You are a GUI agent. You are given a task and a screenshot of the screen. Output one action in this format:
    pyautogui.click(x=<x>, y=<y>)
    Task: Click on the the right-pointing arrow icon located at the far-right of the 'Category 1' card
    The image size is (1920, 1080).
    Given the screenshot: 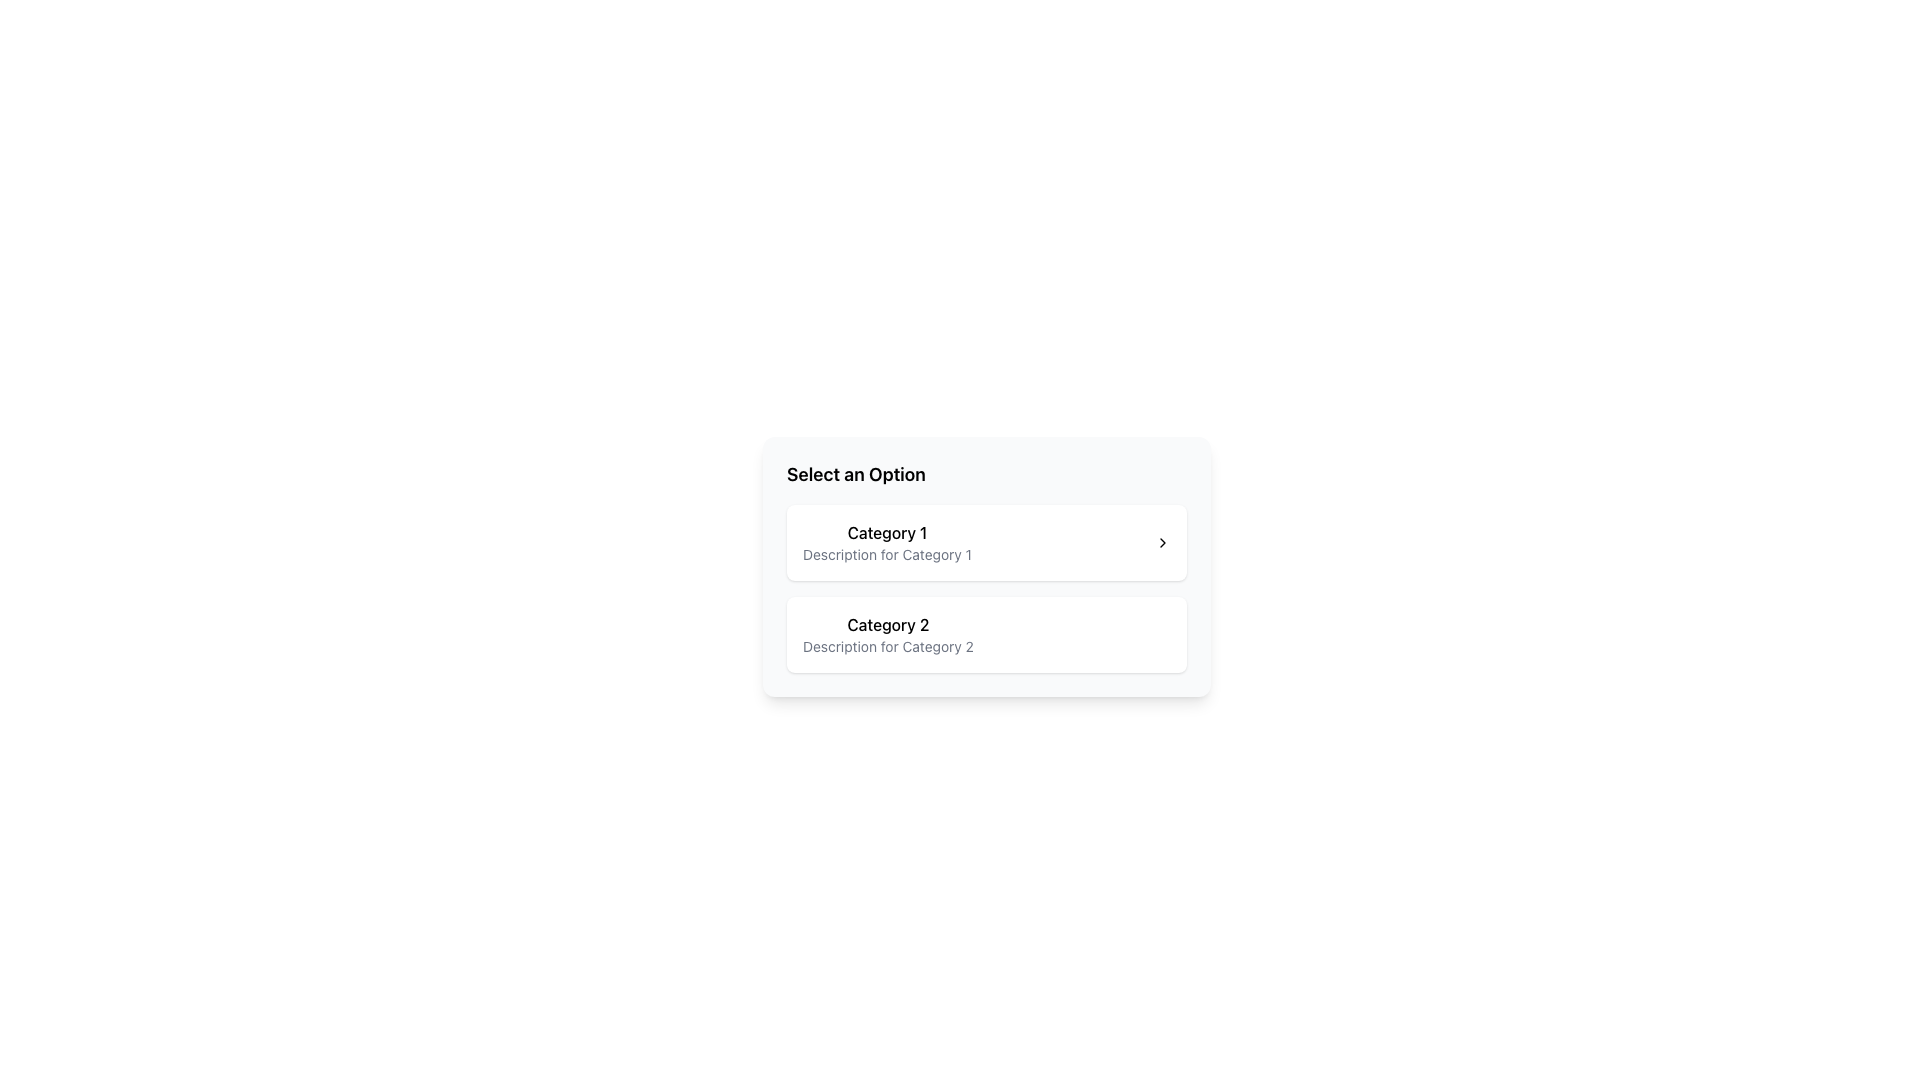 What is the action you would take?
    pyautogui.click(x=1162, y=543)
    